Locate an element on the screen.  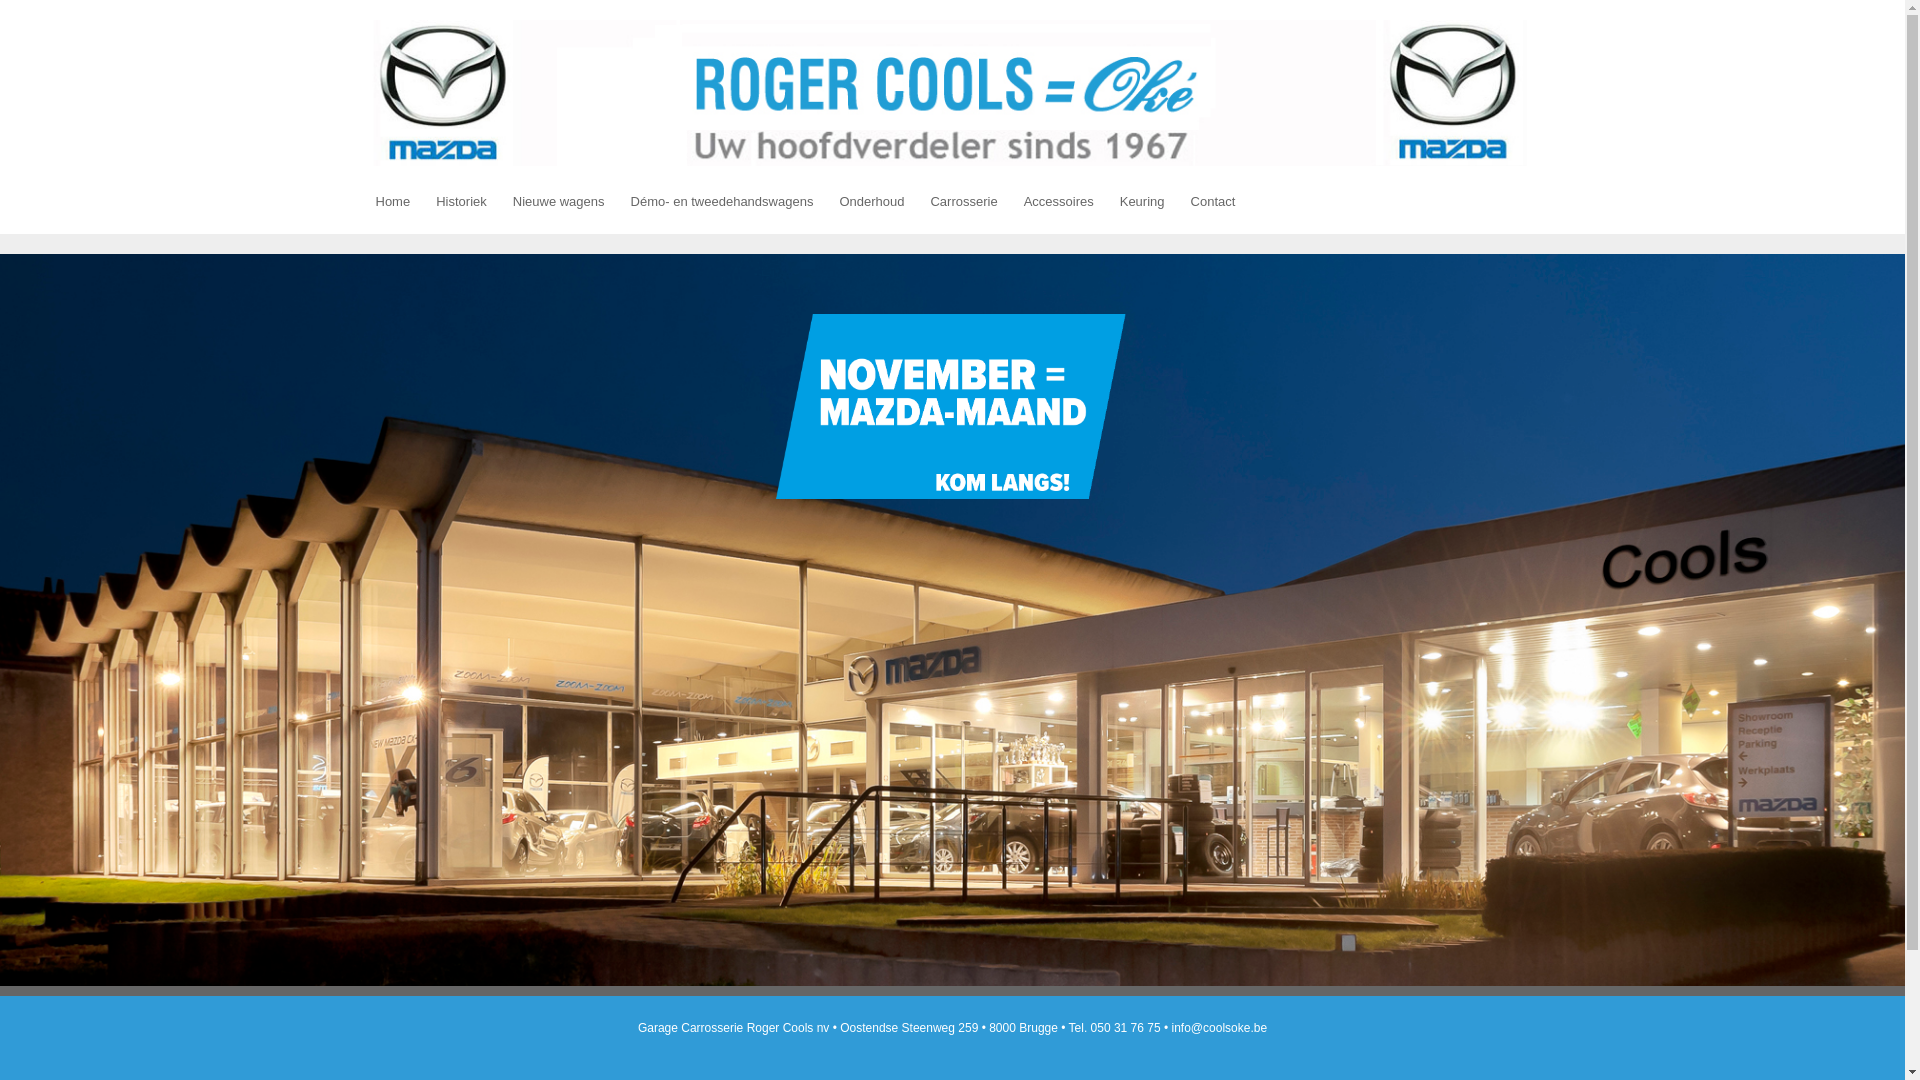
'Accessoires' is located at coordinates (1058, 202).